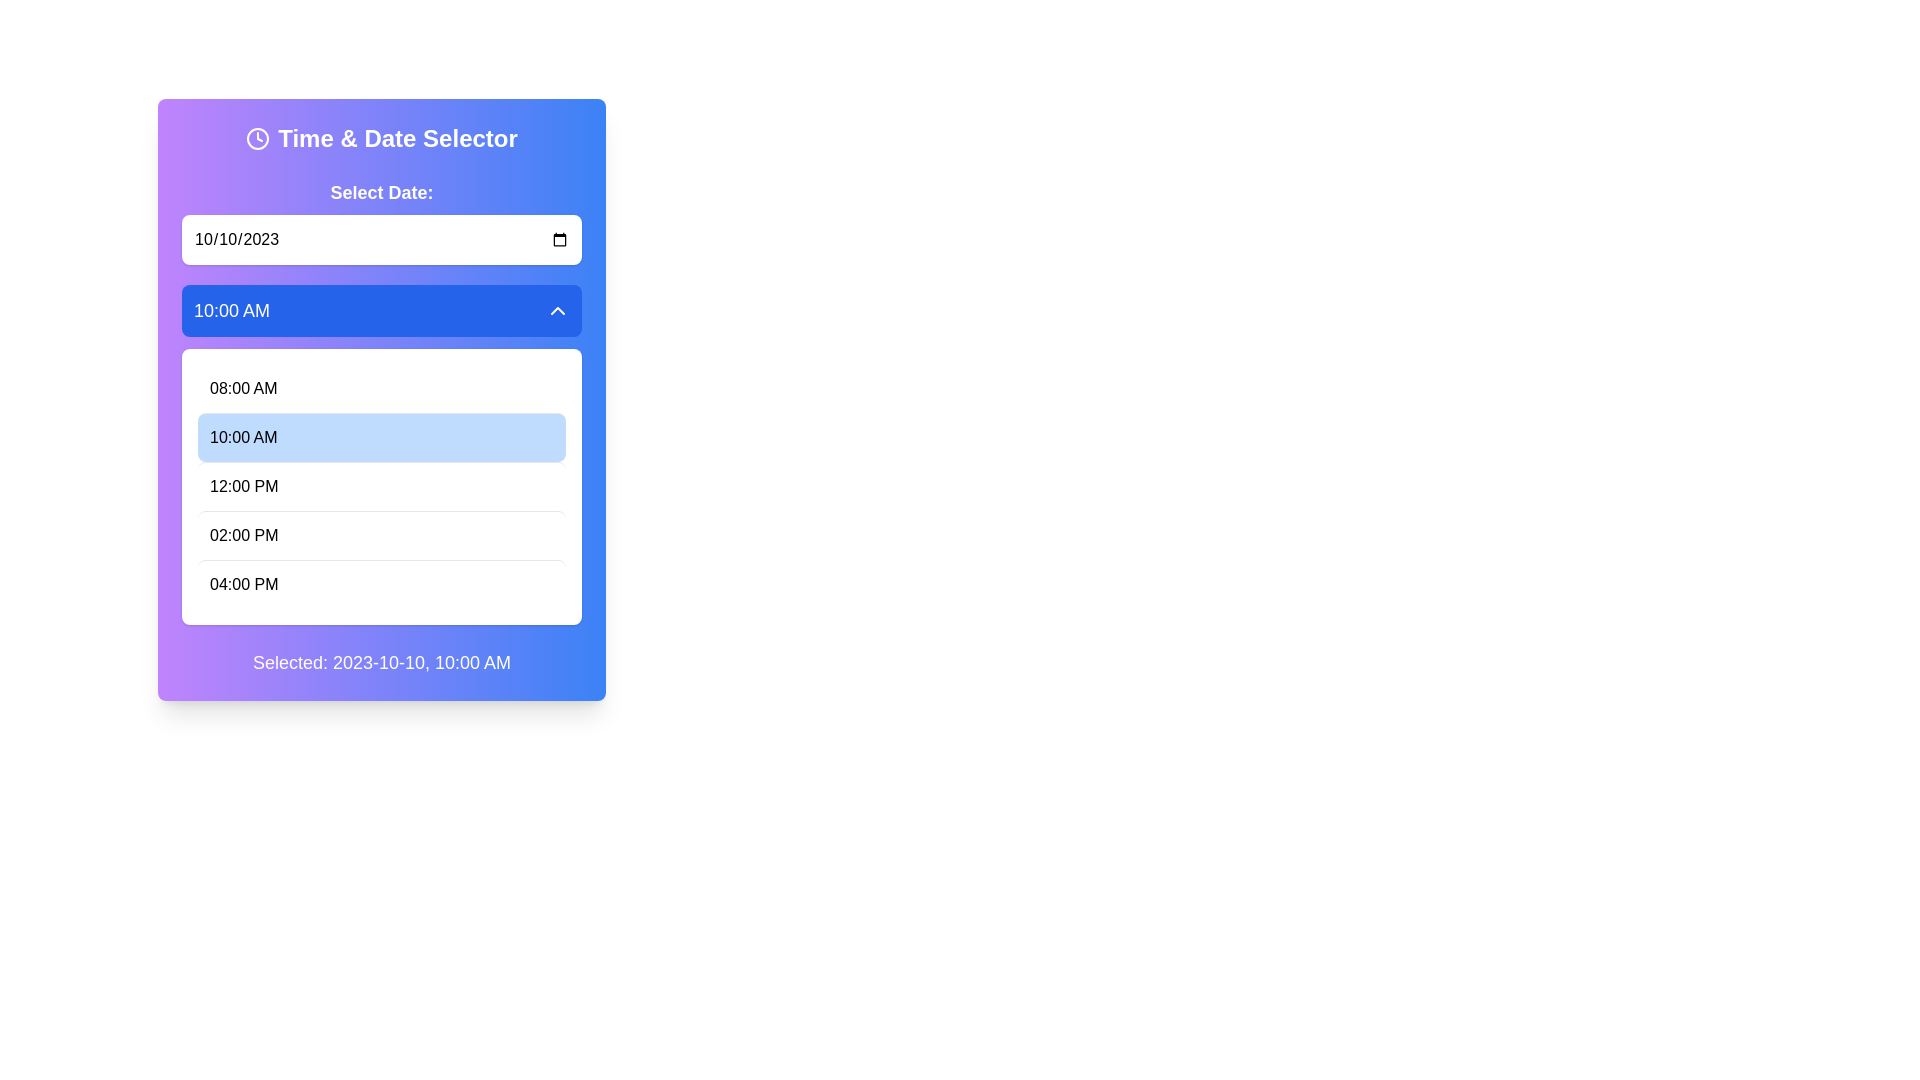 The width and height of the screenshot is (1920, 1080). I want to click on the selectable list item displaying '04:00 PM', so click(382, 584).